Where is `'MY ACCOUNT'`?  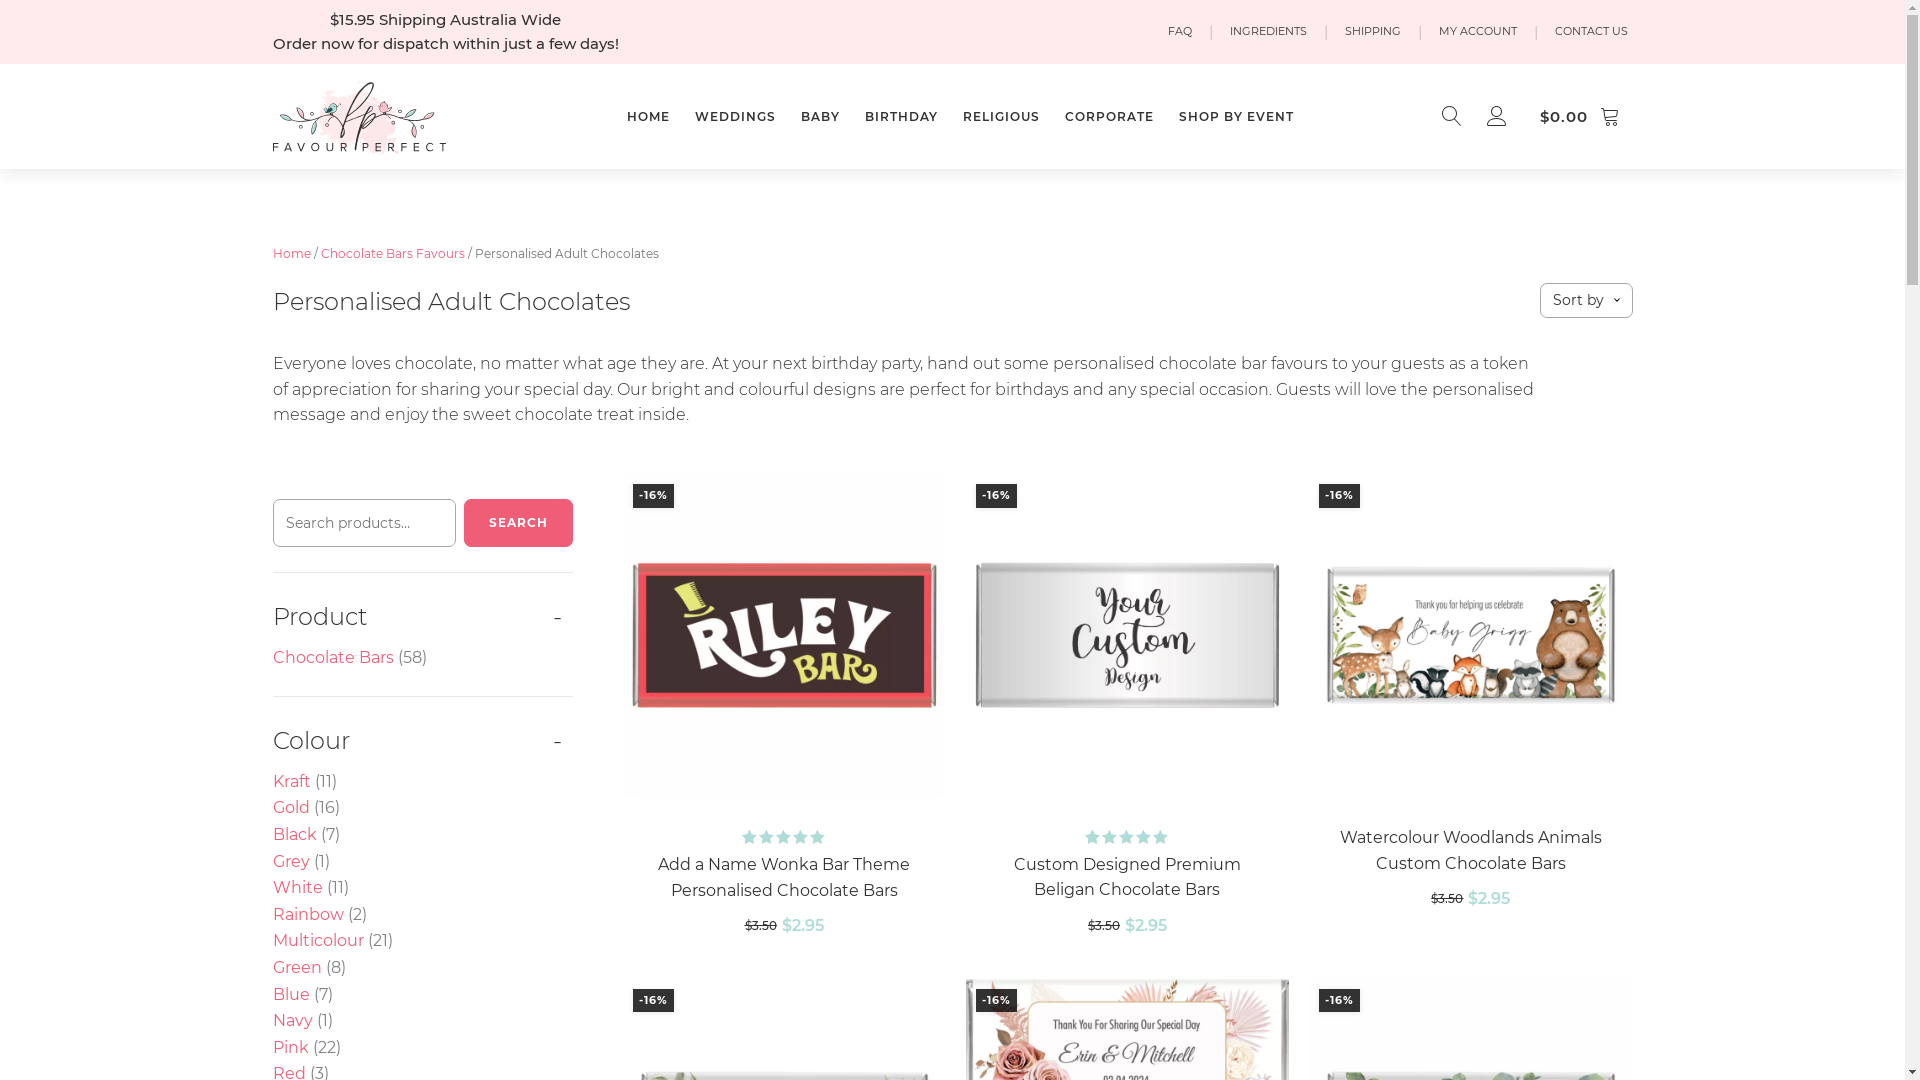
'MY ACCOUNT' is located at coordinates (1478, 31).